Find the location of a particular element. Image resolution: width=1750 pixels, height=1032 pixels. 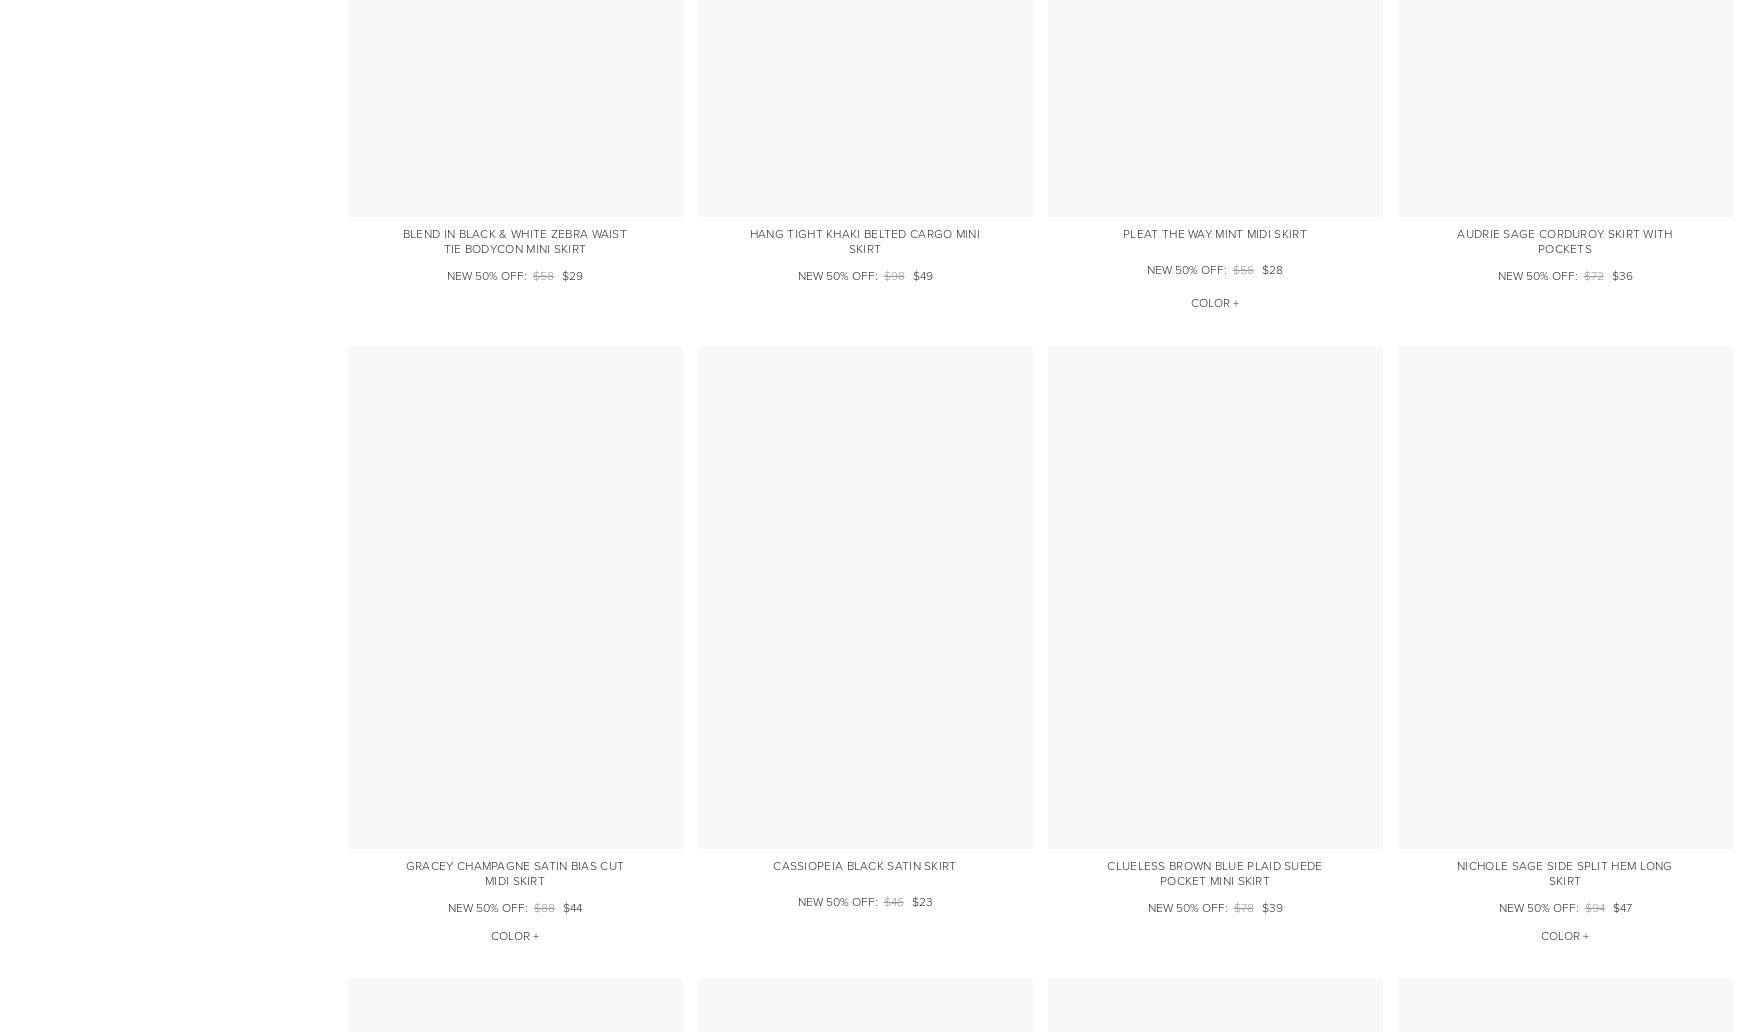

'Hang Tight Khaki Belted Cargo Mini Skirt' is located at coordinates (864, 239).